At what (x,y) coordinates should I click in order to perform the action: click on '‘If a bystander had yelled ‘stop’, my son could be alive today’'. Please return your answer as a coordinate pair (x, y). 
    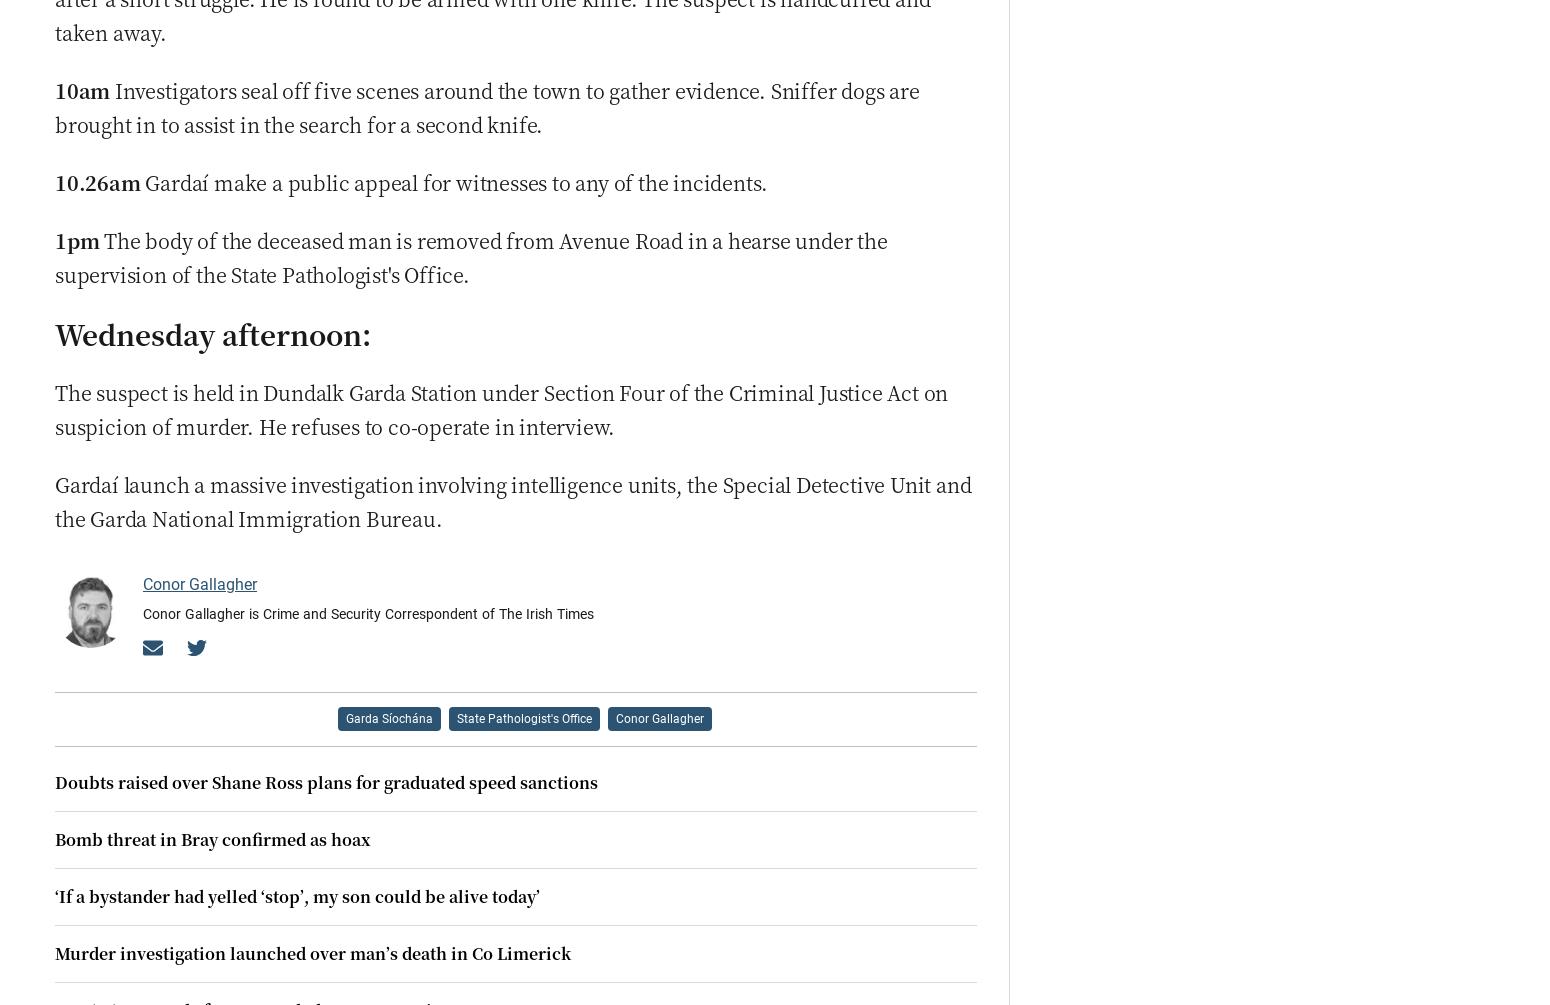
    Looking at the image, I should click on (297, 894).